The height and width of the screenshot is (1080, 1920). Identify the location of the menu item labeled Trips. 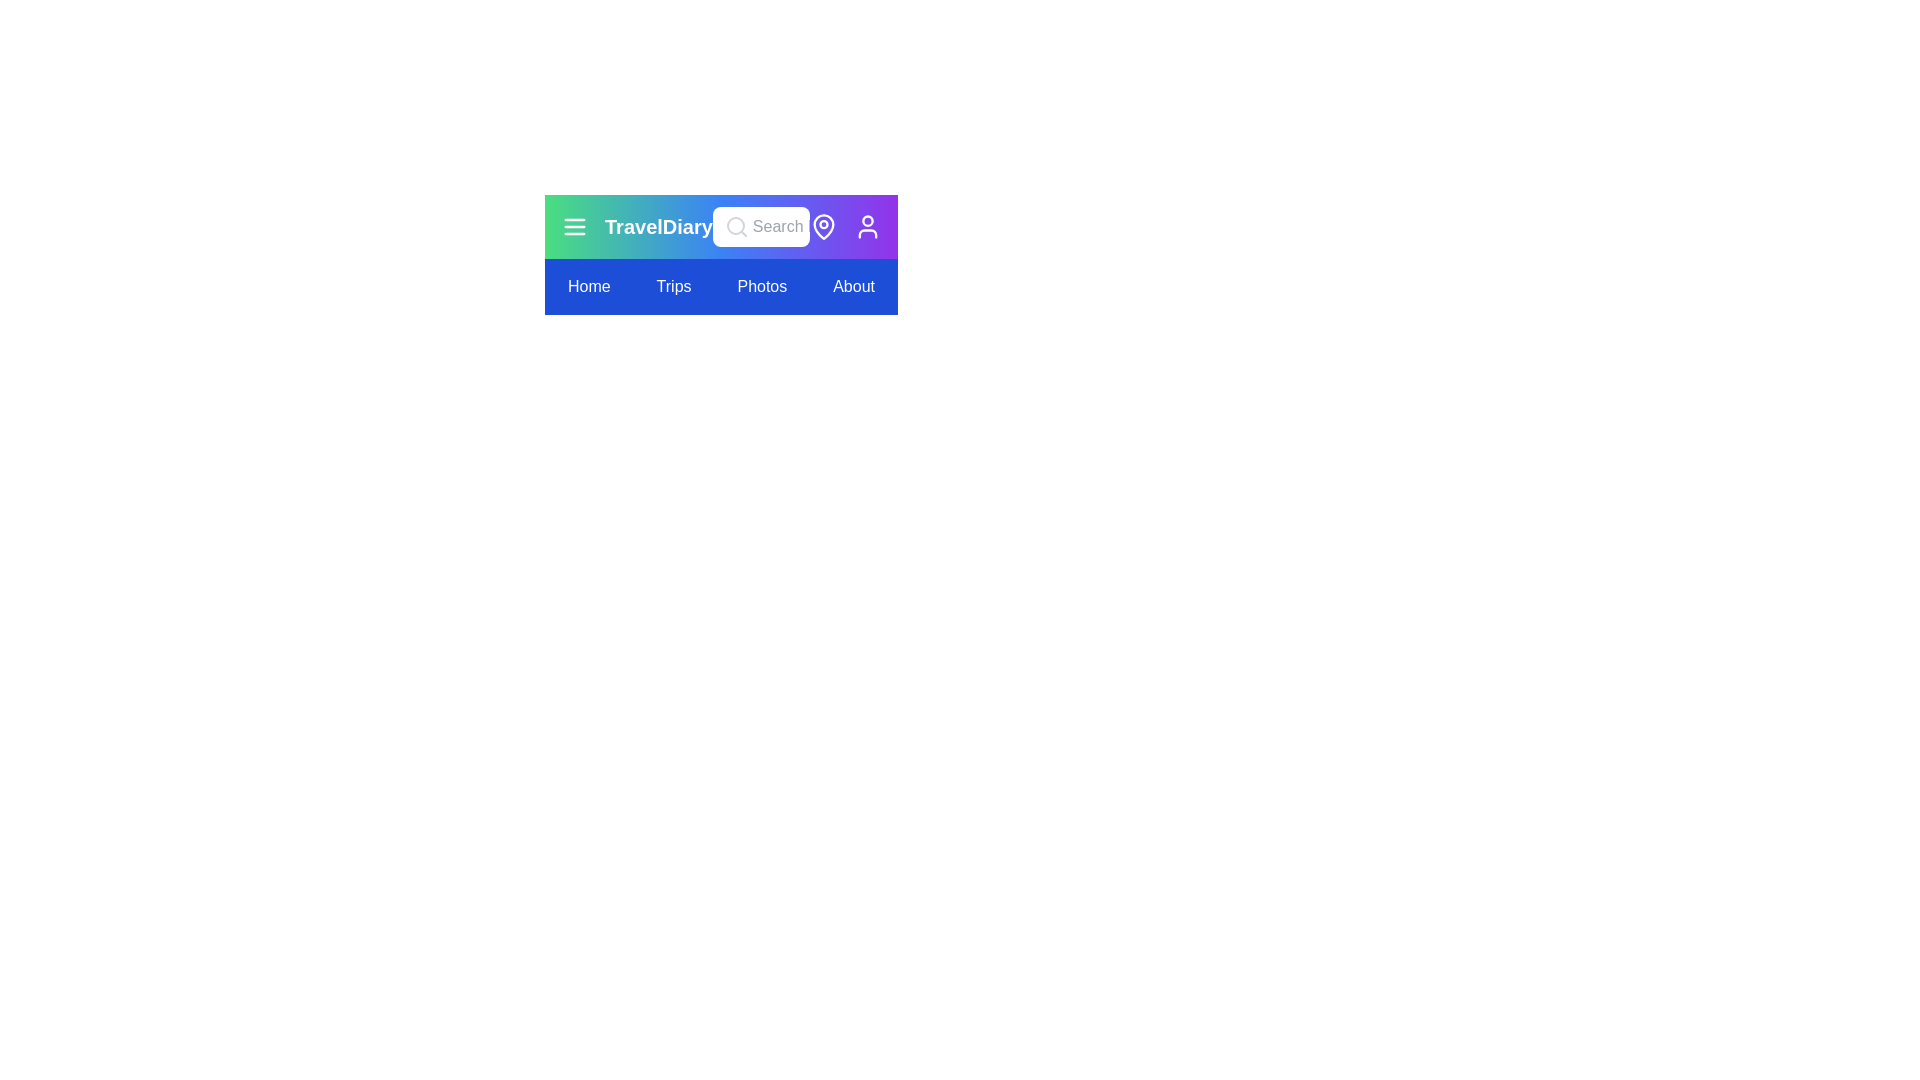
(673, 286).